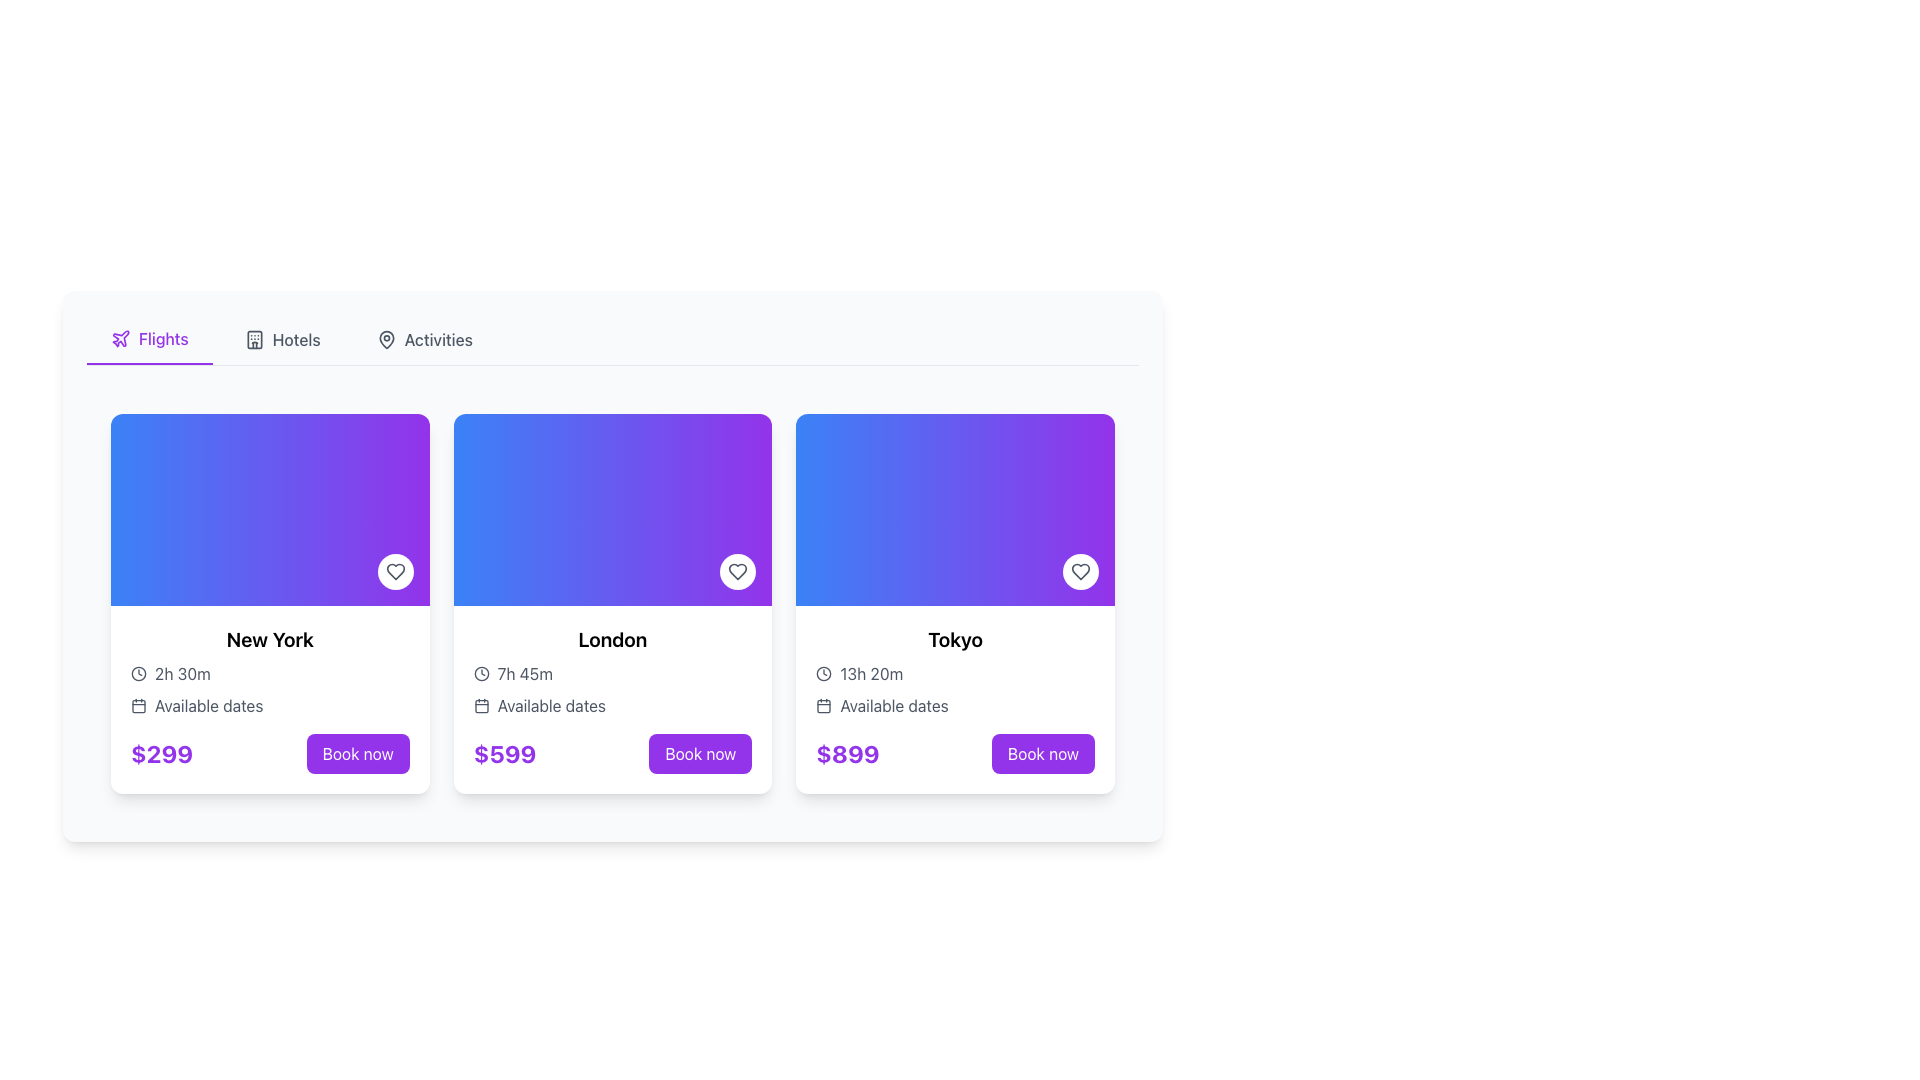 The height and width of the screenshot is (1080, 1920). I want to click on the button located at the bottom-right corner of the 'London' card to mark it as a favorite or liked item, so click(737, 571).